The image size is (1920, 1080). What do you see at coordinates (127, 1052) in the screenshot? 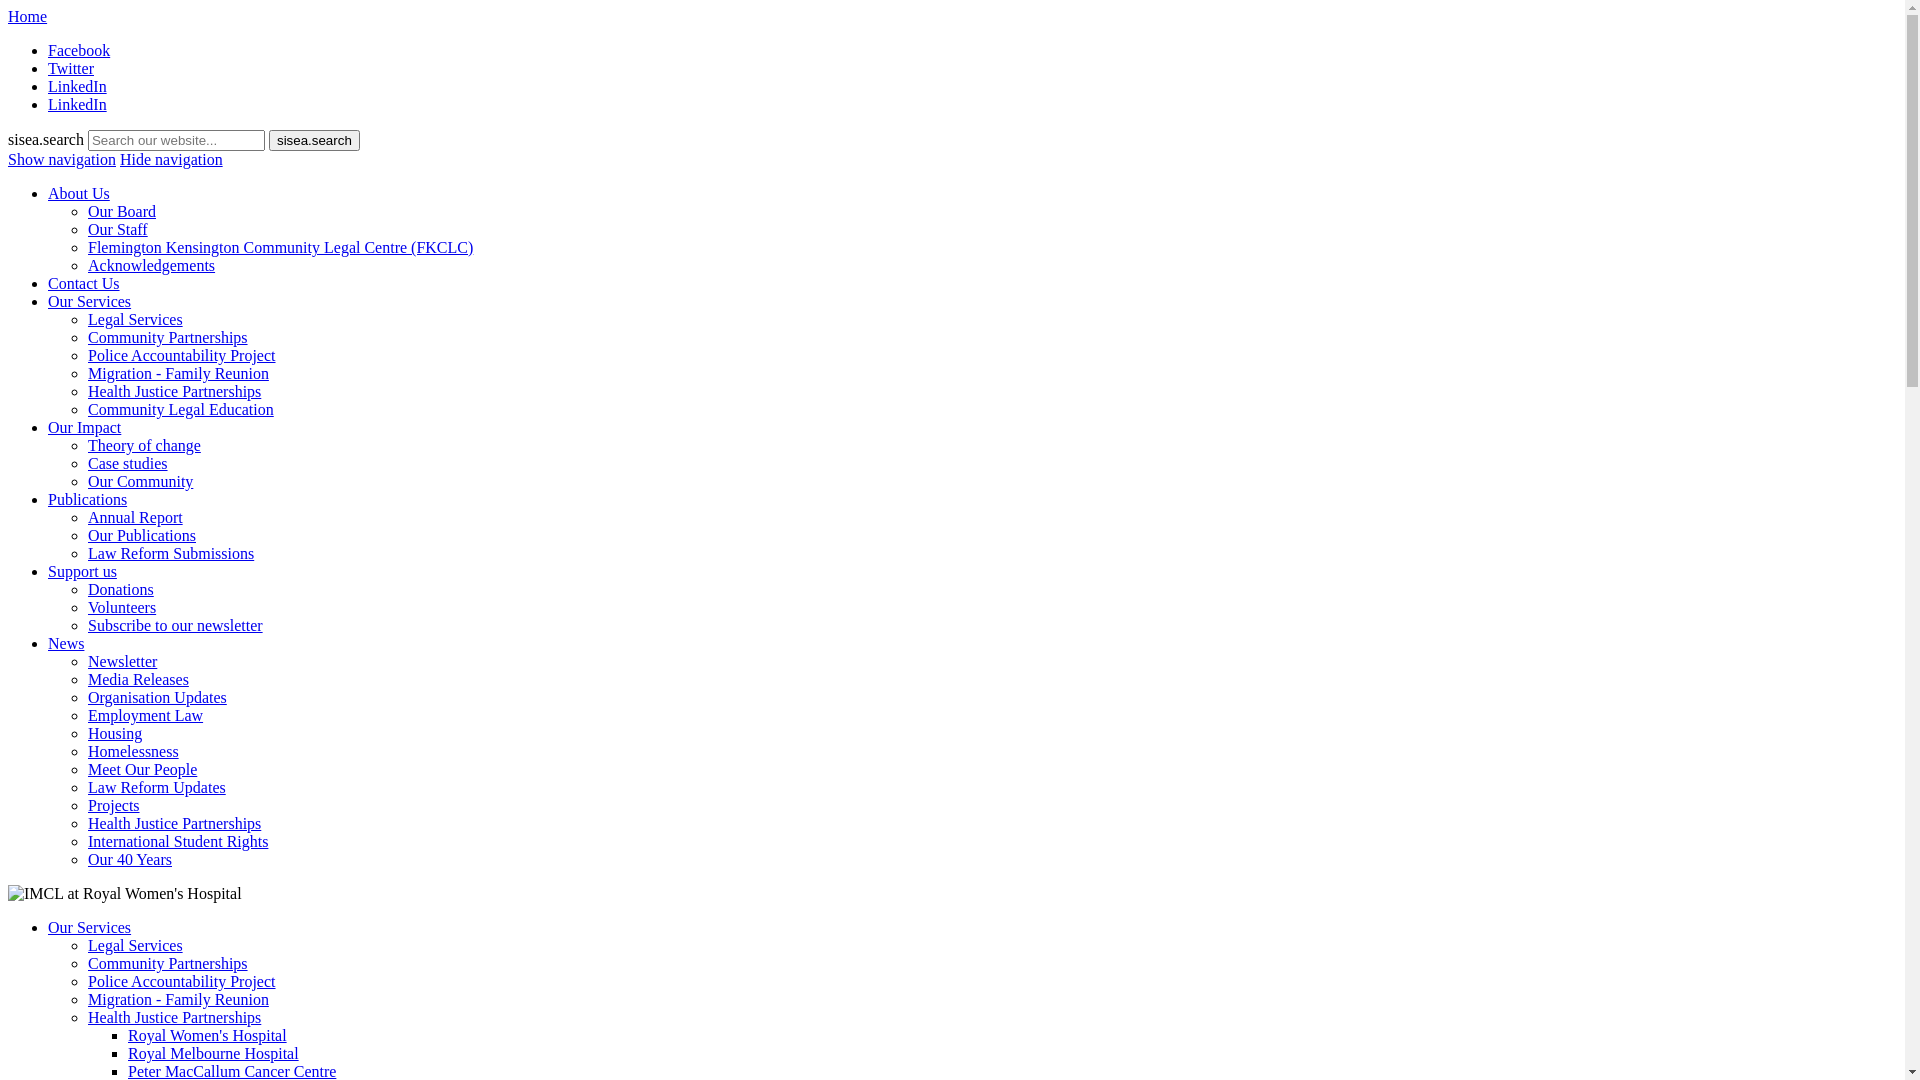
I see `'Royal Melbourne Hospital'` at bounding box center [127, 1052].